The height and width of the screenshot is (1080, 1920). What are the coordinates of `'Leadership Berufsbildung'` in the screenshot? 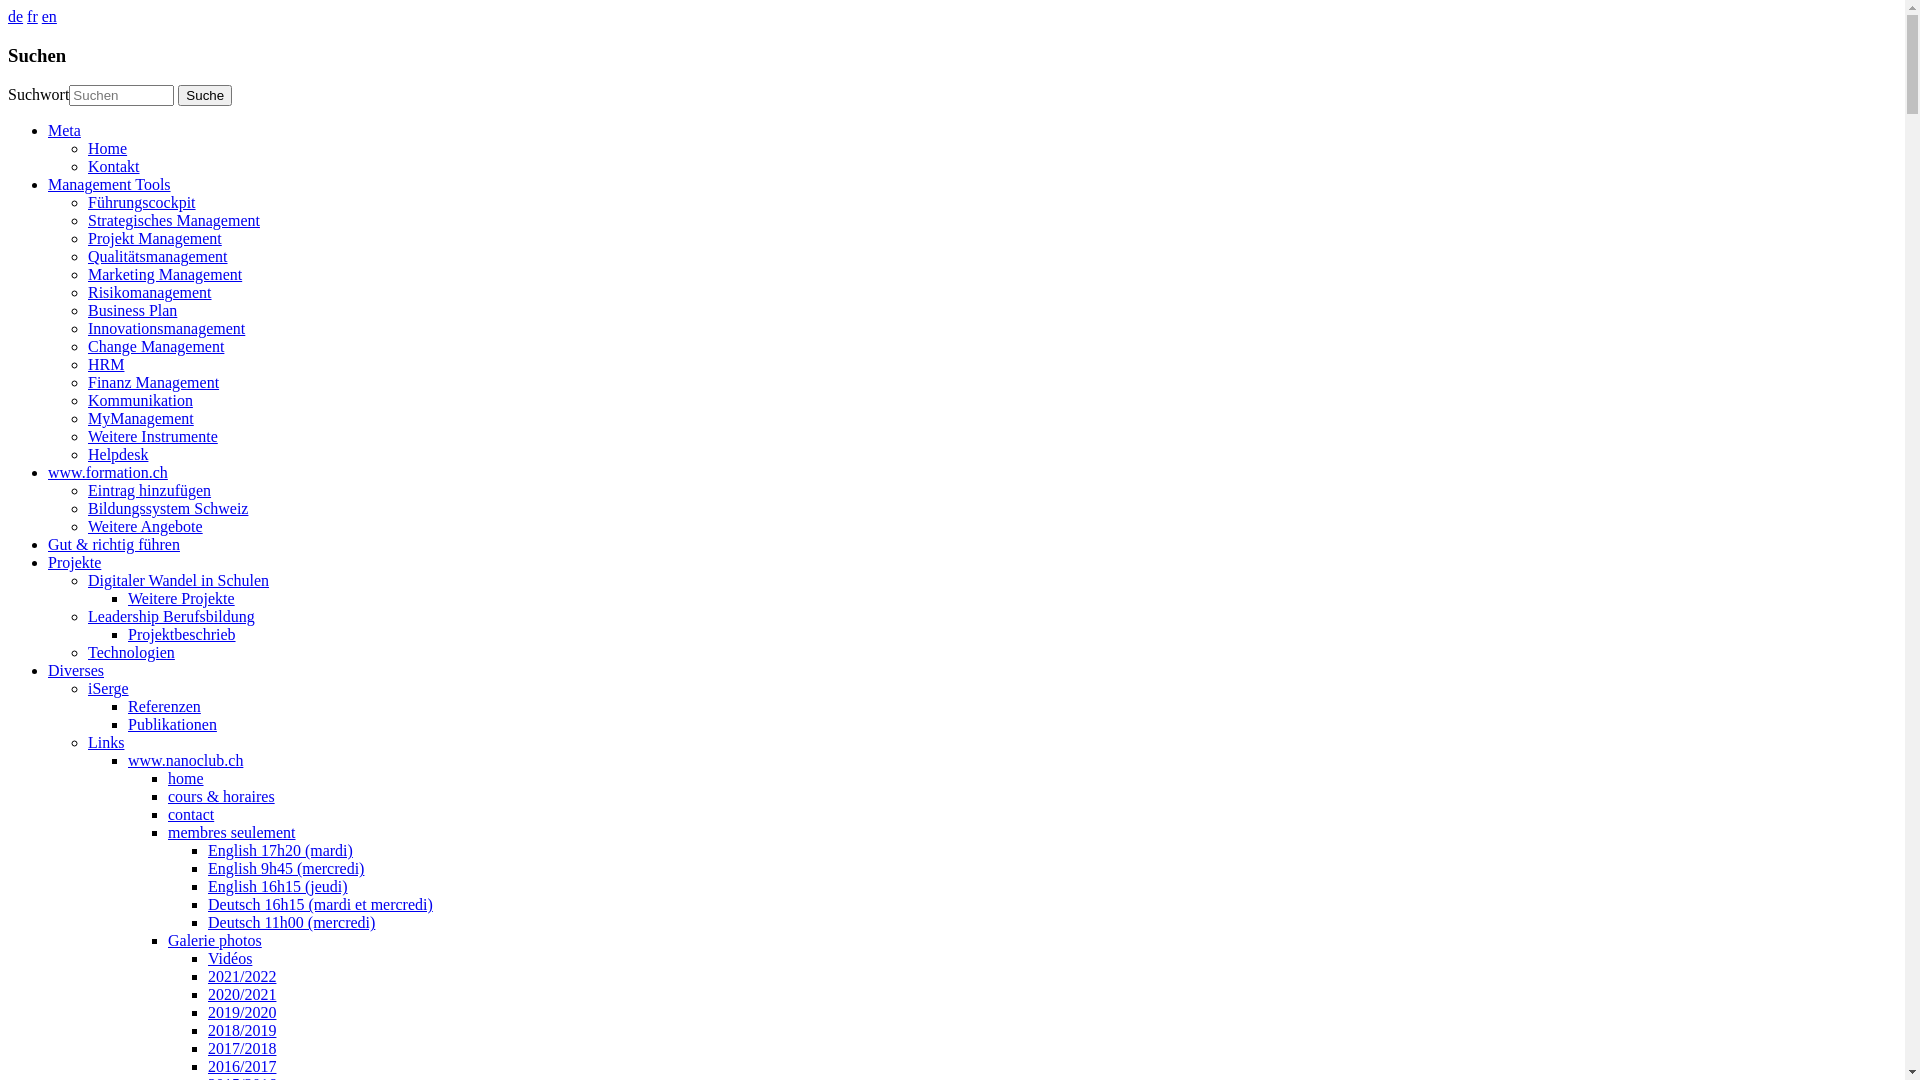 It's located at (171, 615).